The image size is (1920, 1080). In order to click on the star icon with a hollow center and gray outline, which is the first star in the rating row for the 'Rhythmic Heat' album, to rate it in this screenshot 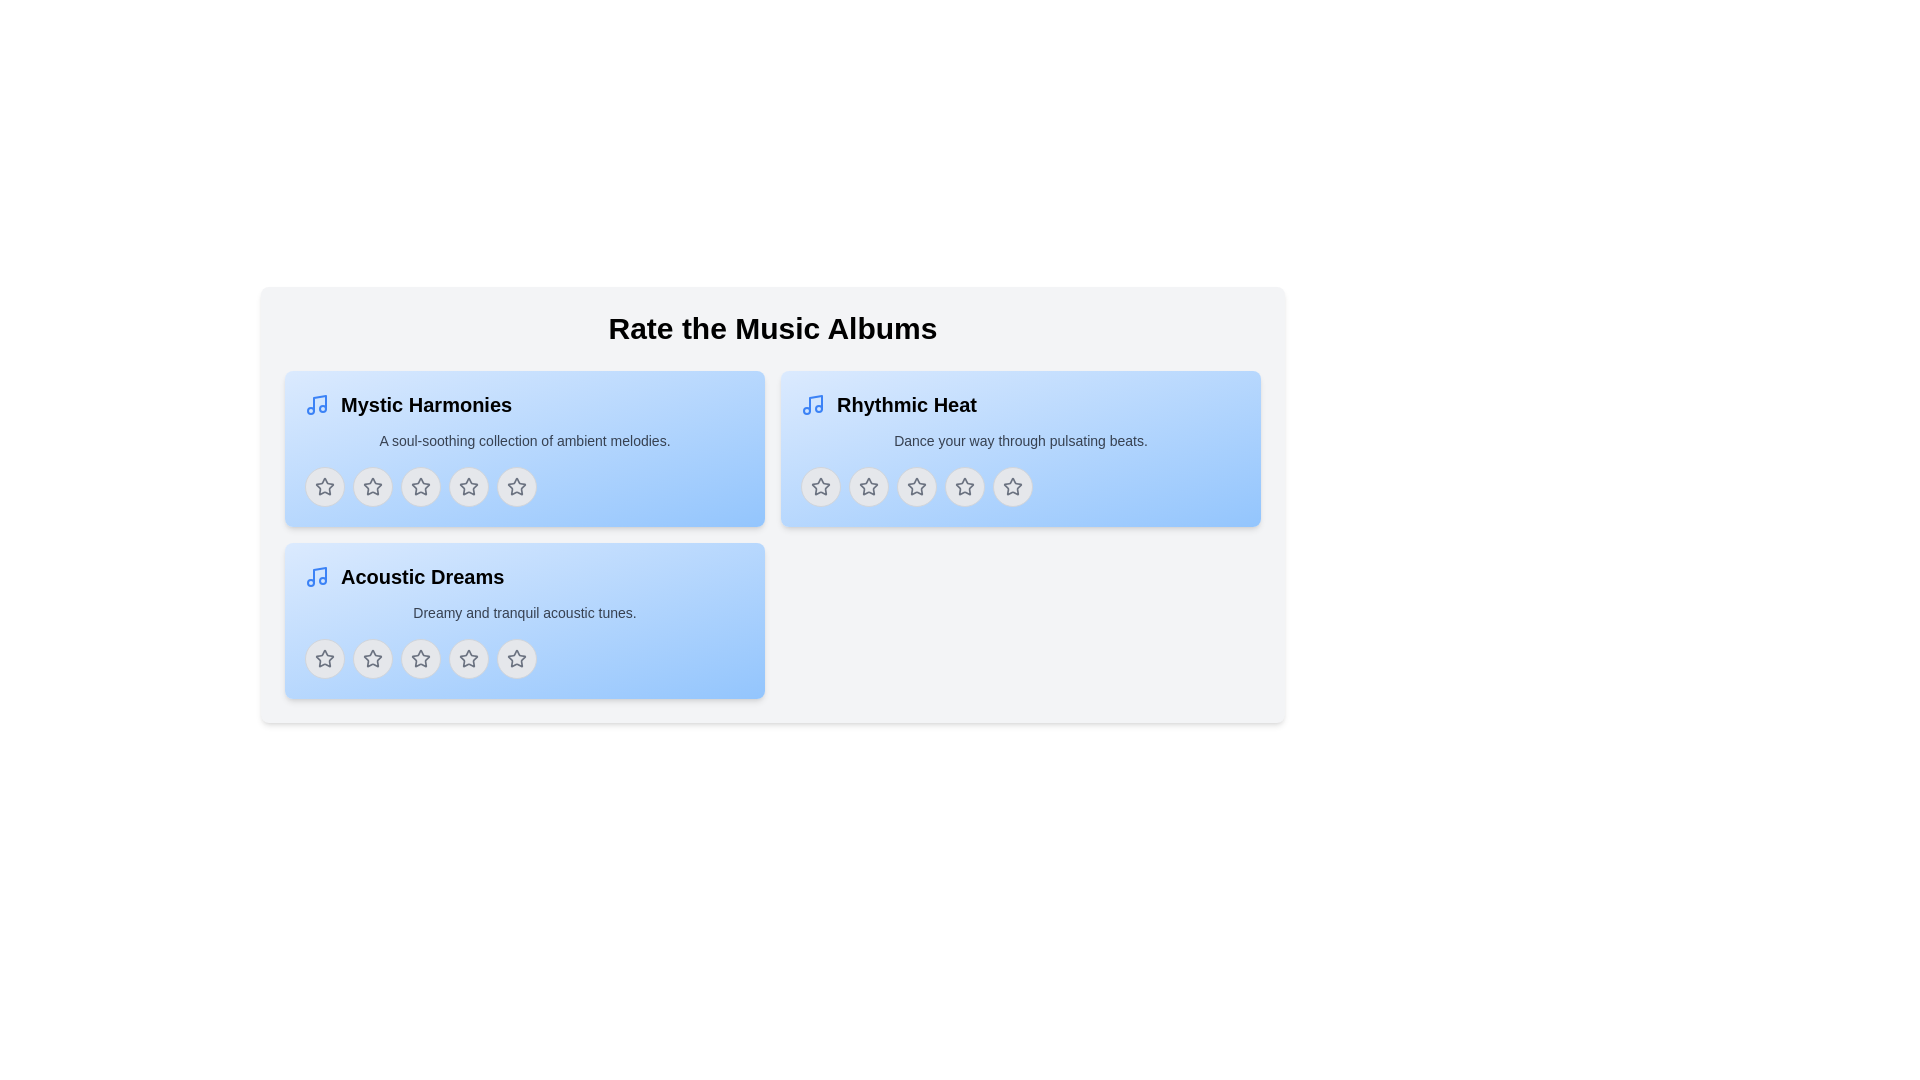, I will do `click(820, 486)`.